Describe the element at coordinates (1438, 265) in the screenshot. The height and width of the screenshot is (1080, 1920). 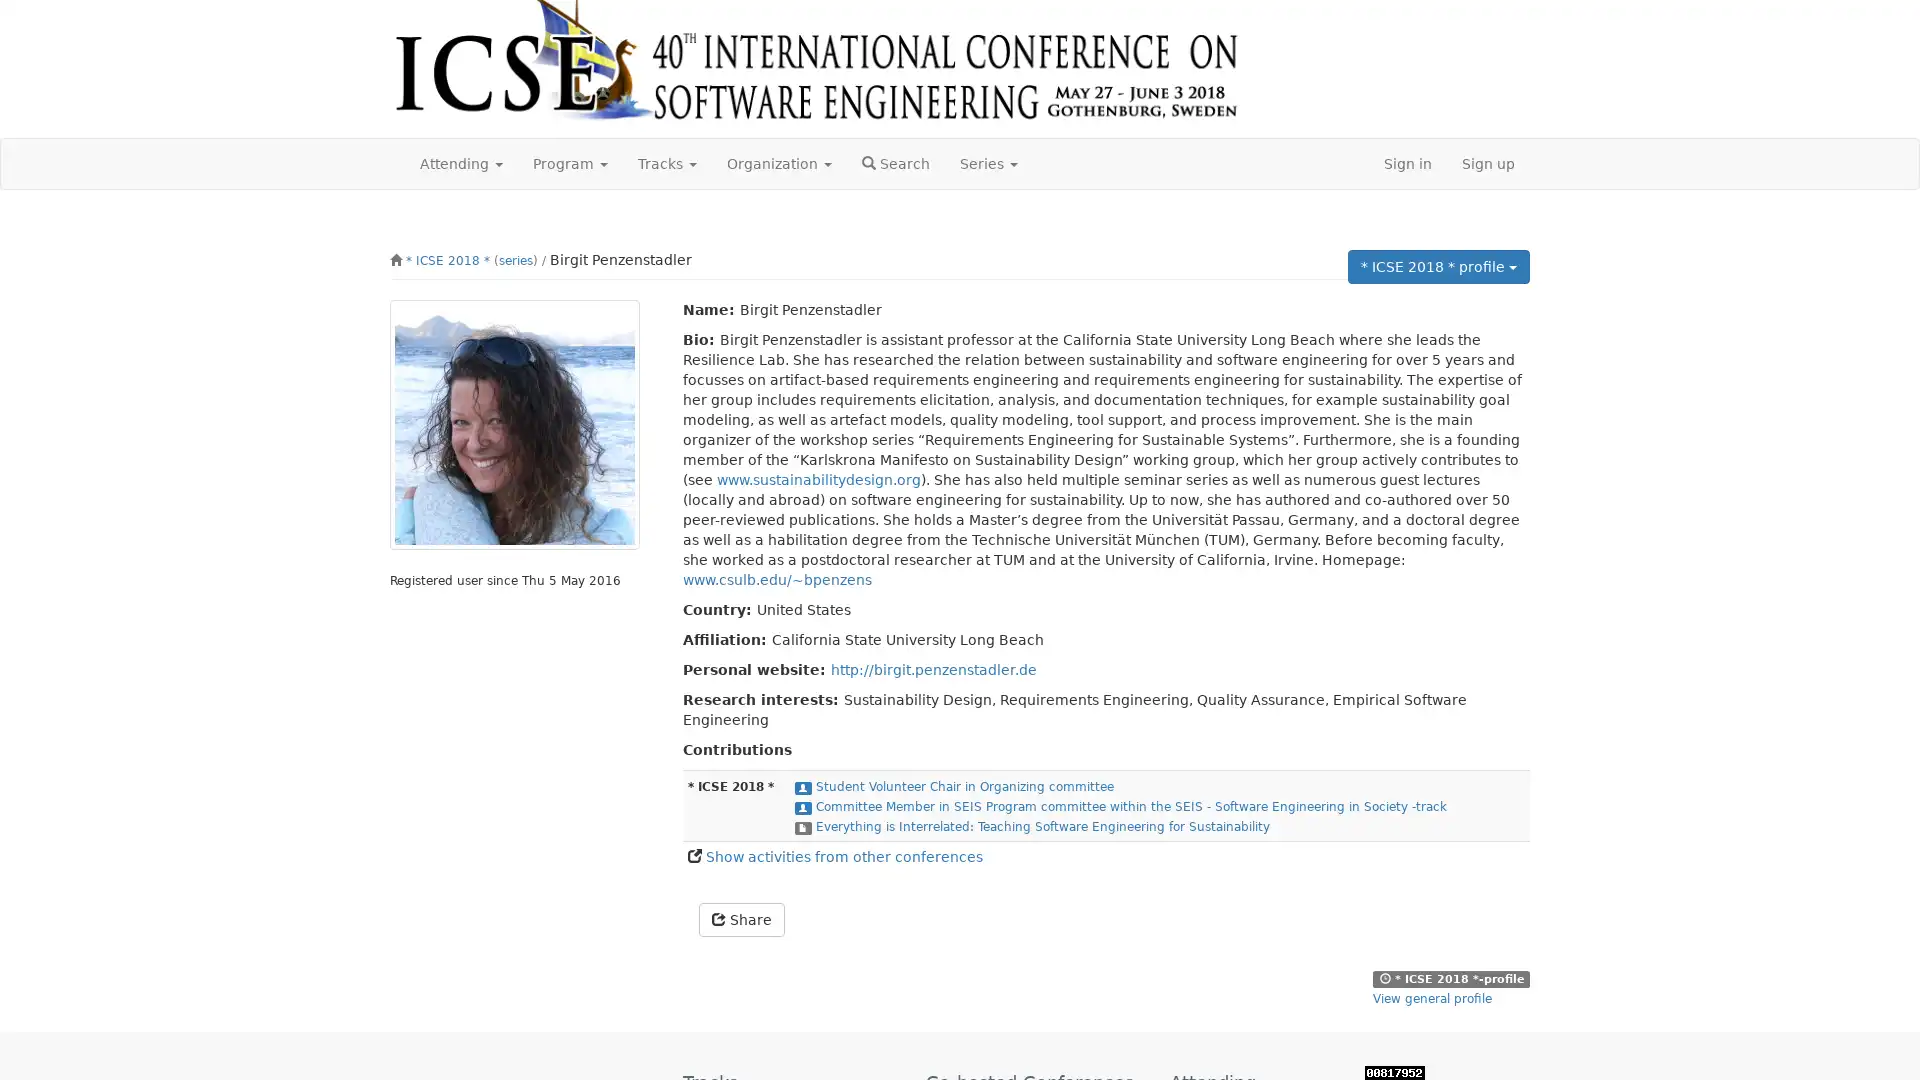
I see `* ICSE 2018 * profile` at that location.